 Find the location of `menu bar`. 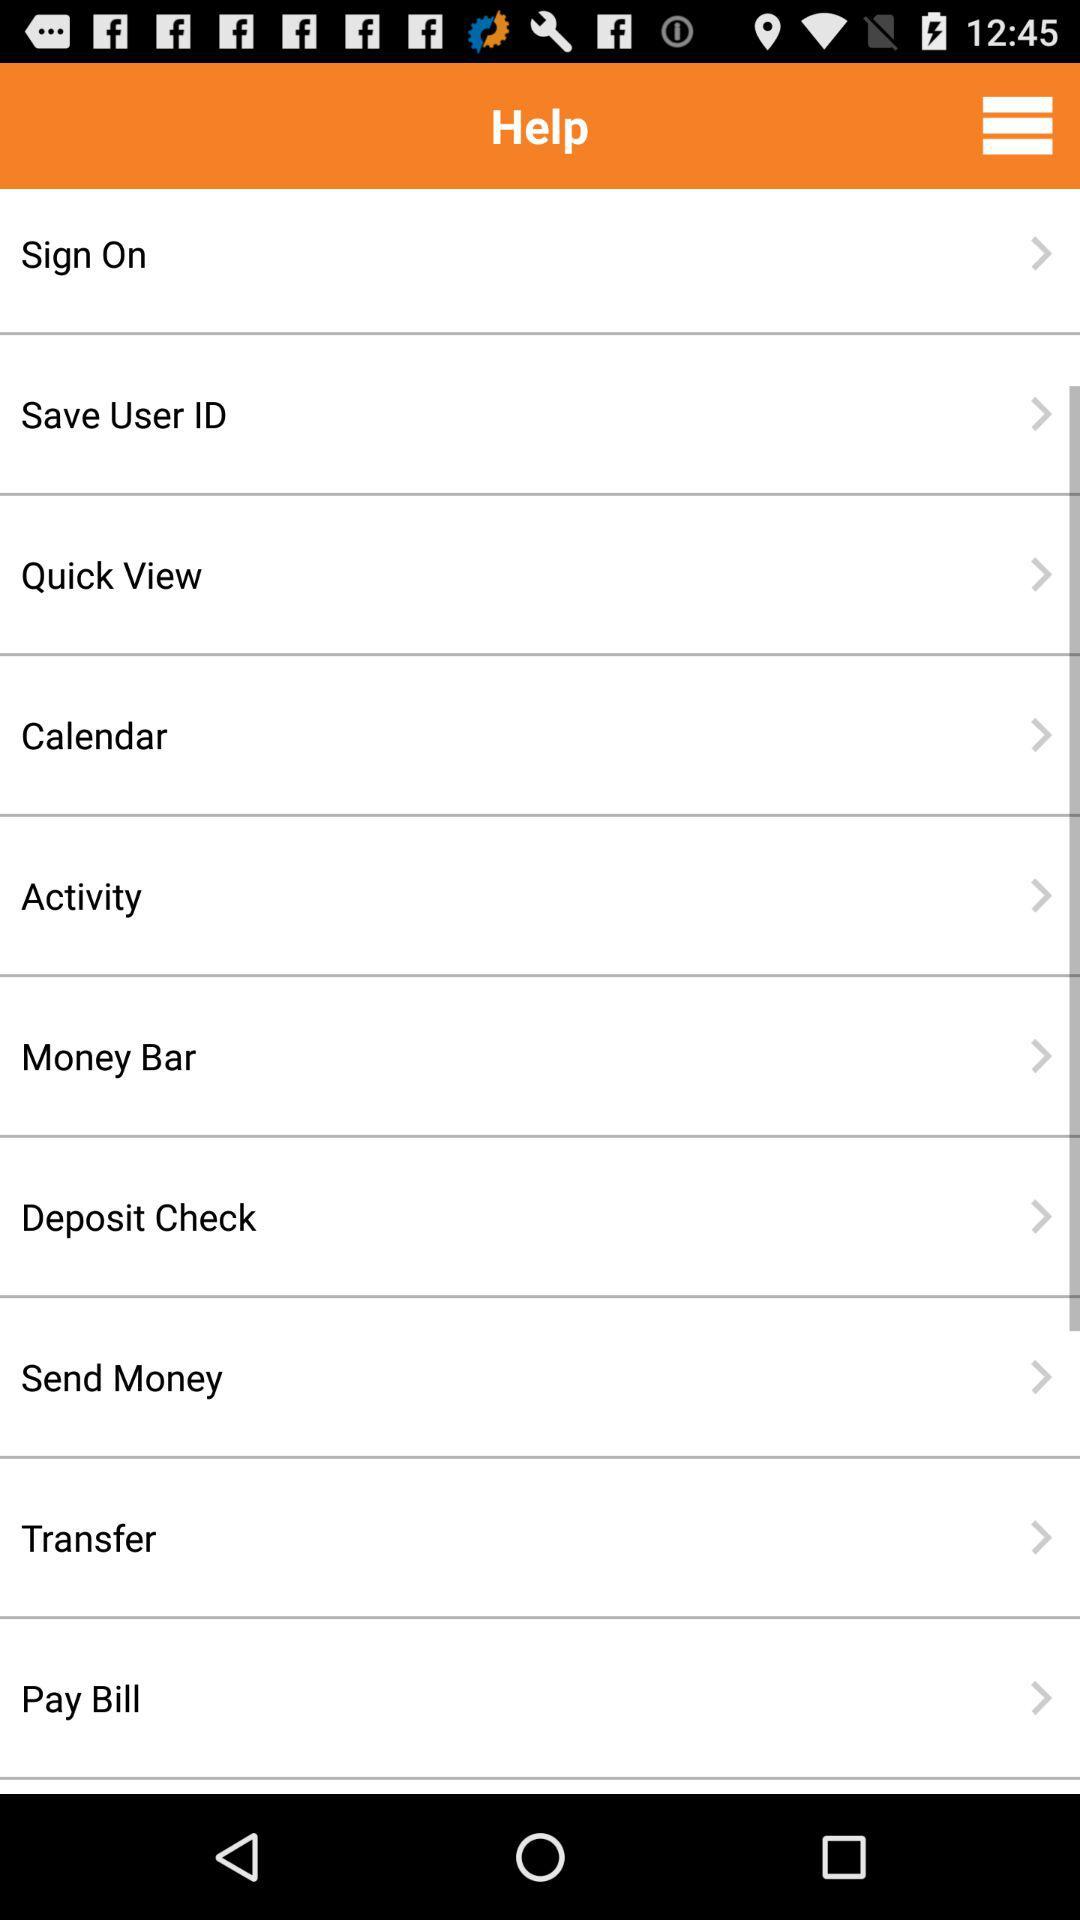

menu bar is located at coordinates (1017, 124).